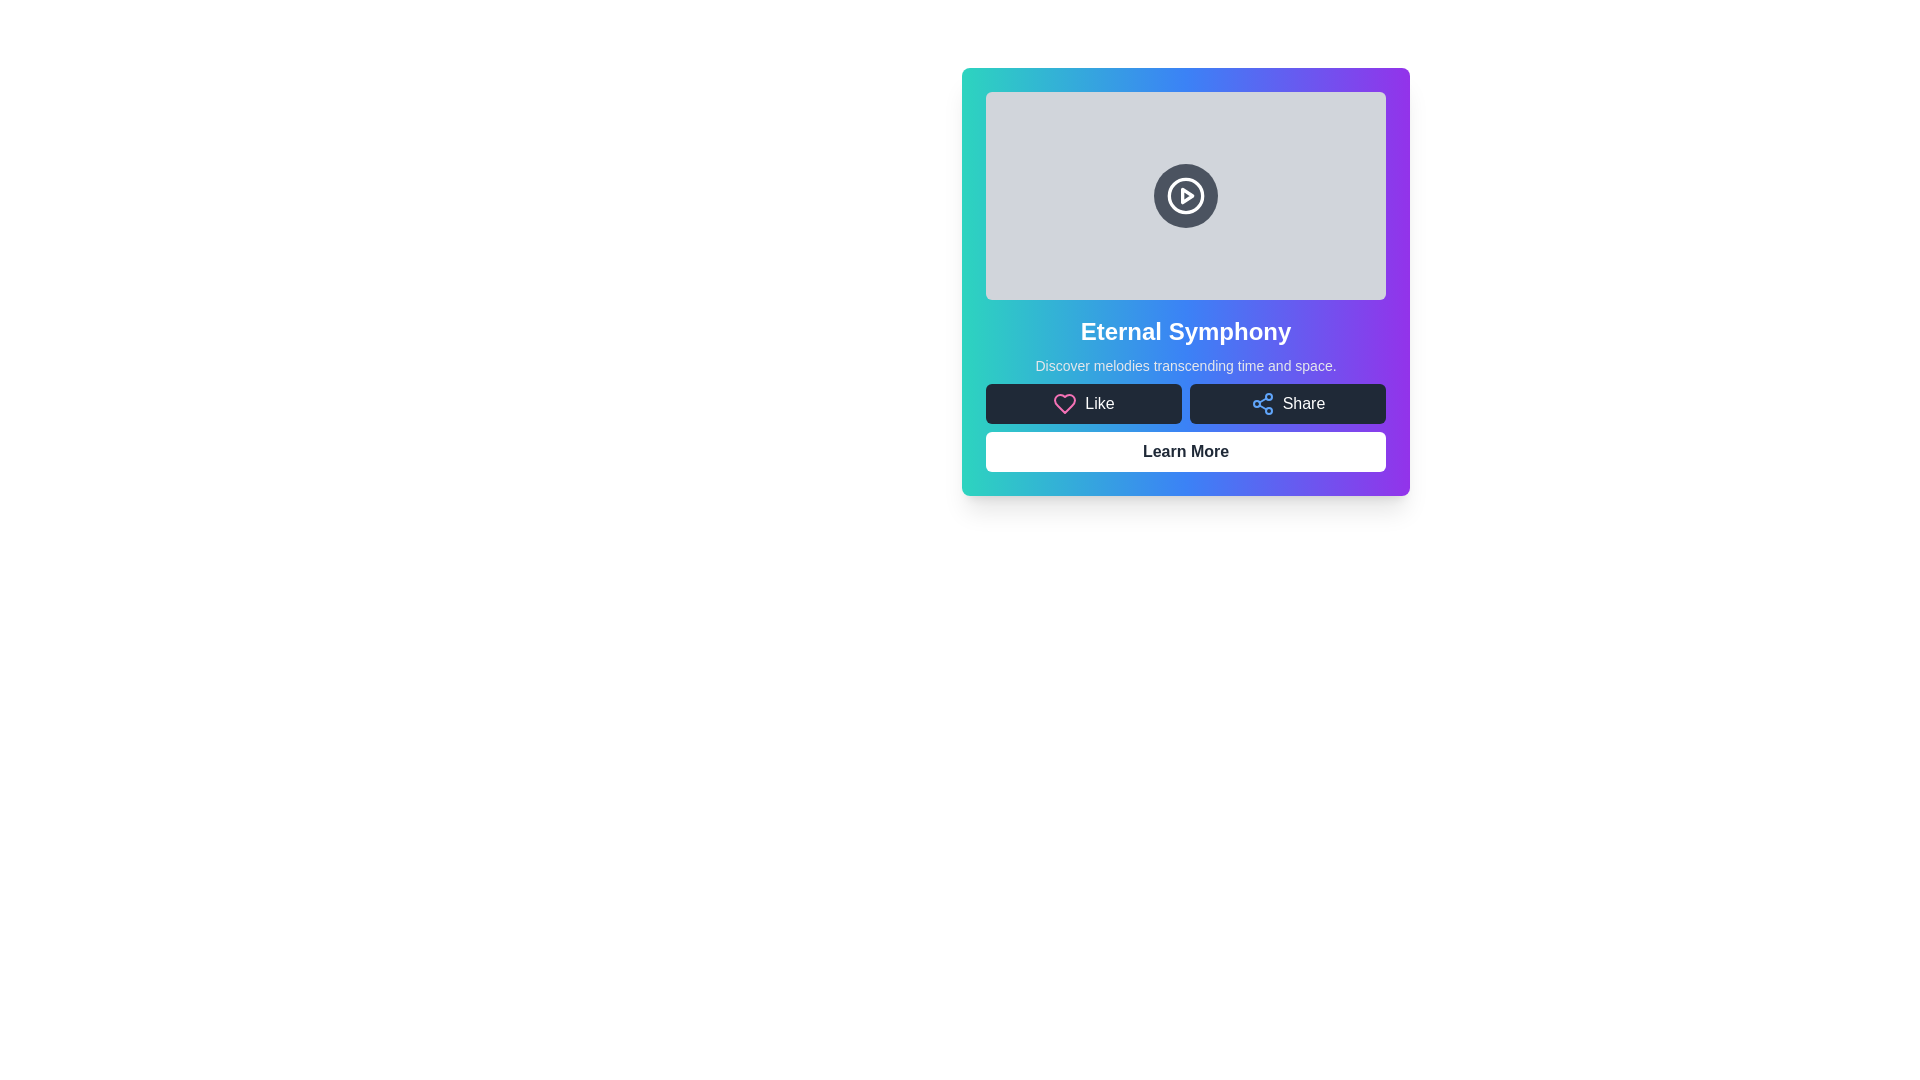 This screenshot has width=1920, height=1080. I want to click on the circular play button with a white outline and triangular play symbol, so click(1185, 196).